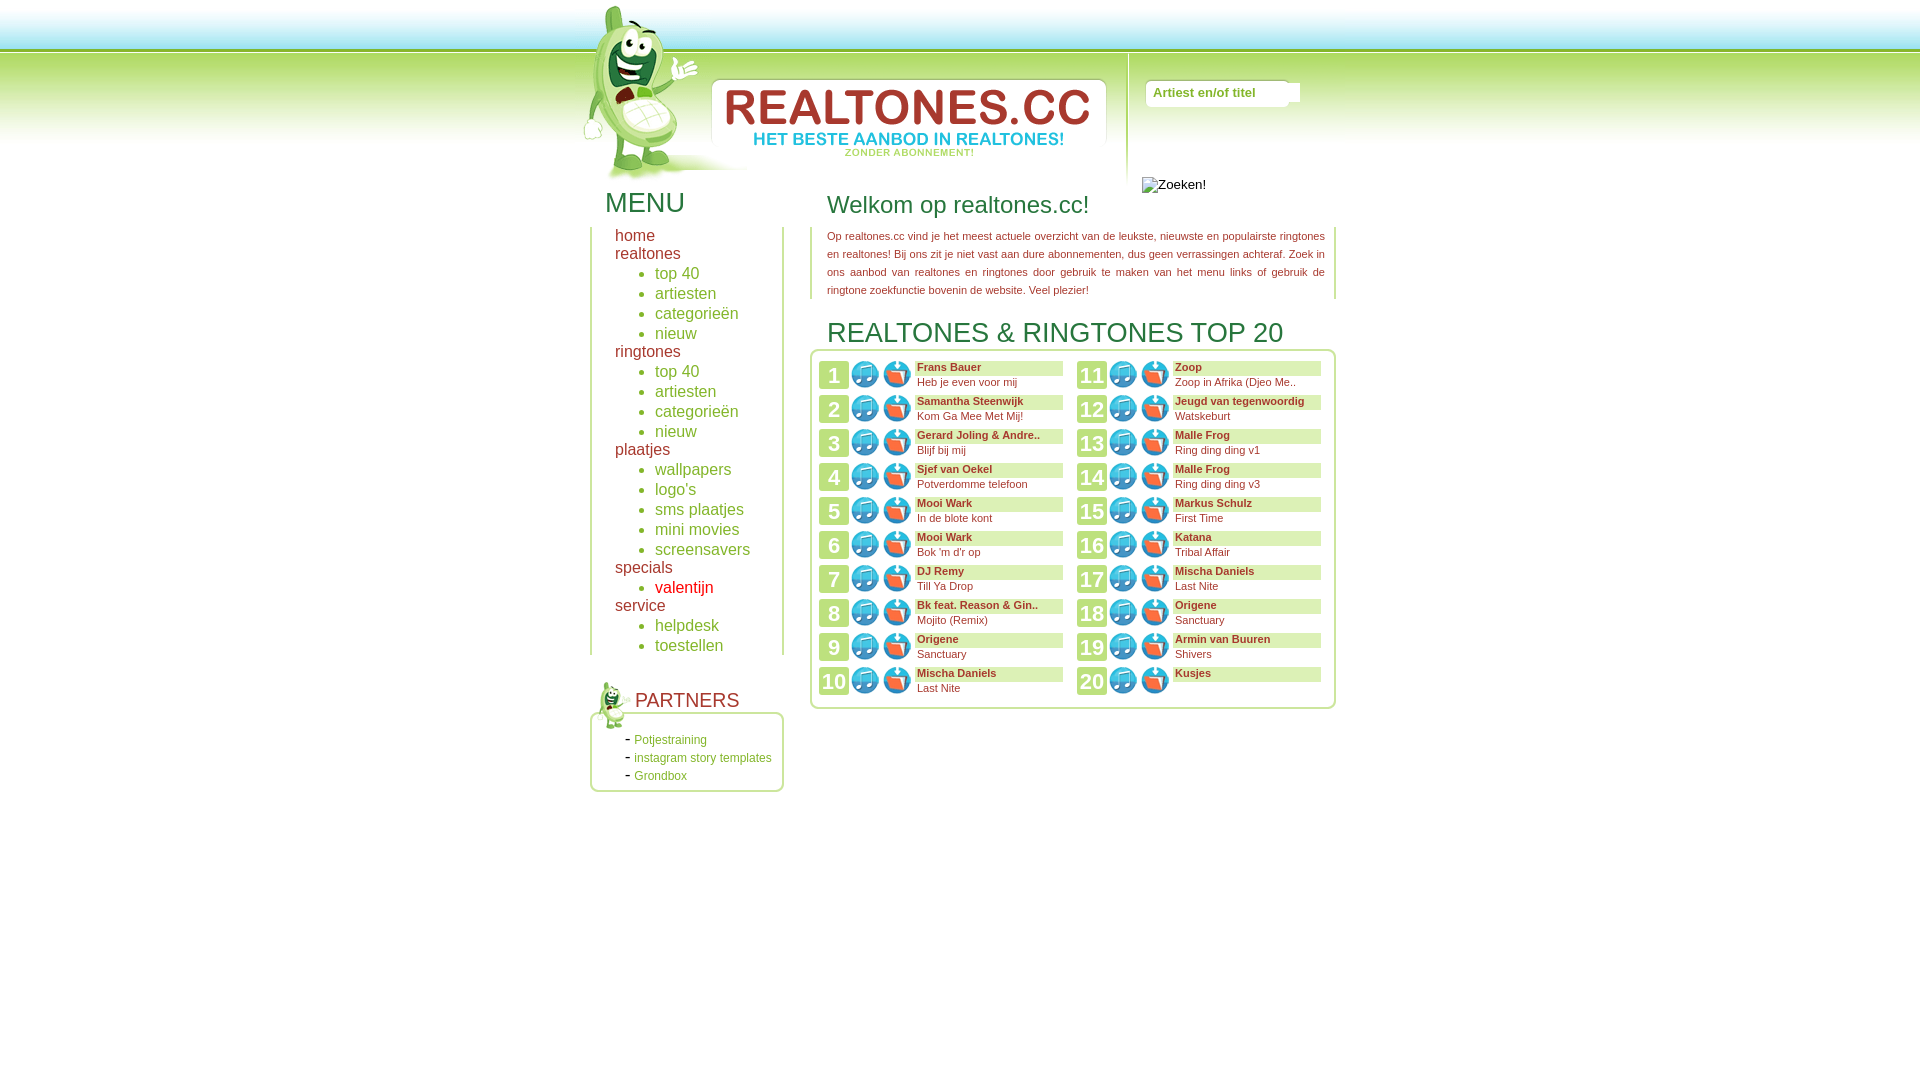 Image resolution: width=1920 pixels, height=1080 pixels. What do you see at coordinates (944, 585) in the screenshot?
I see `'Till Ya Drop'` at bounding box center [944, 585].